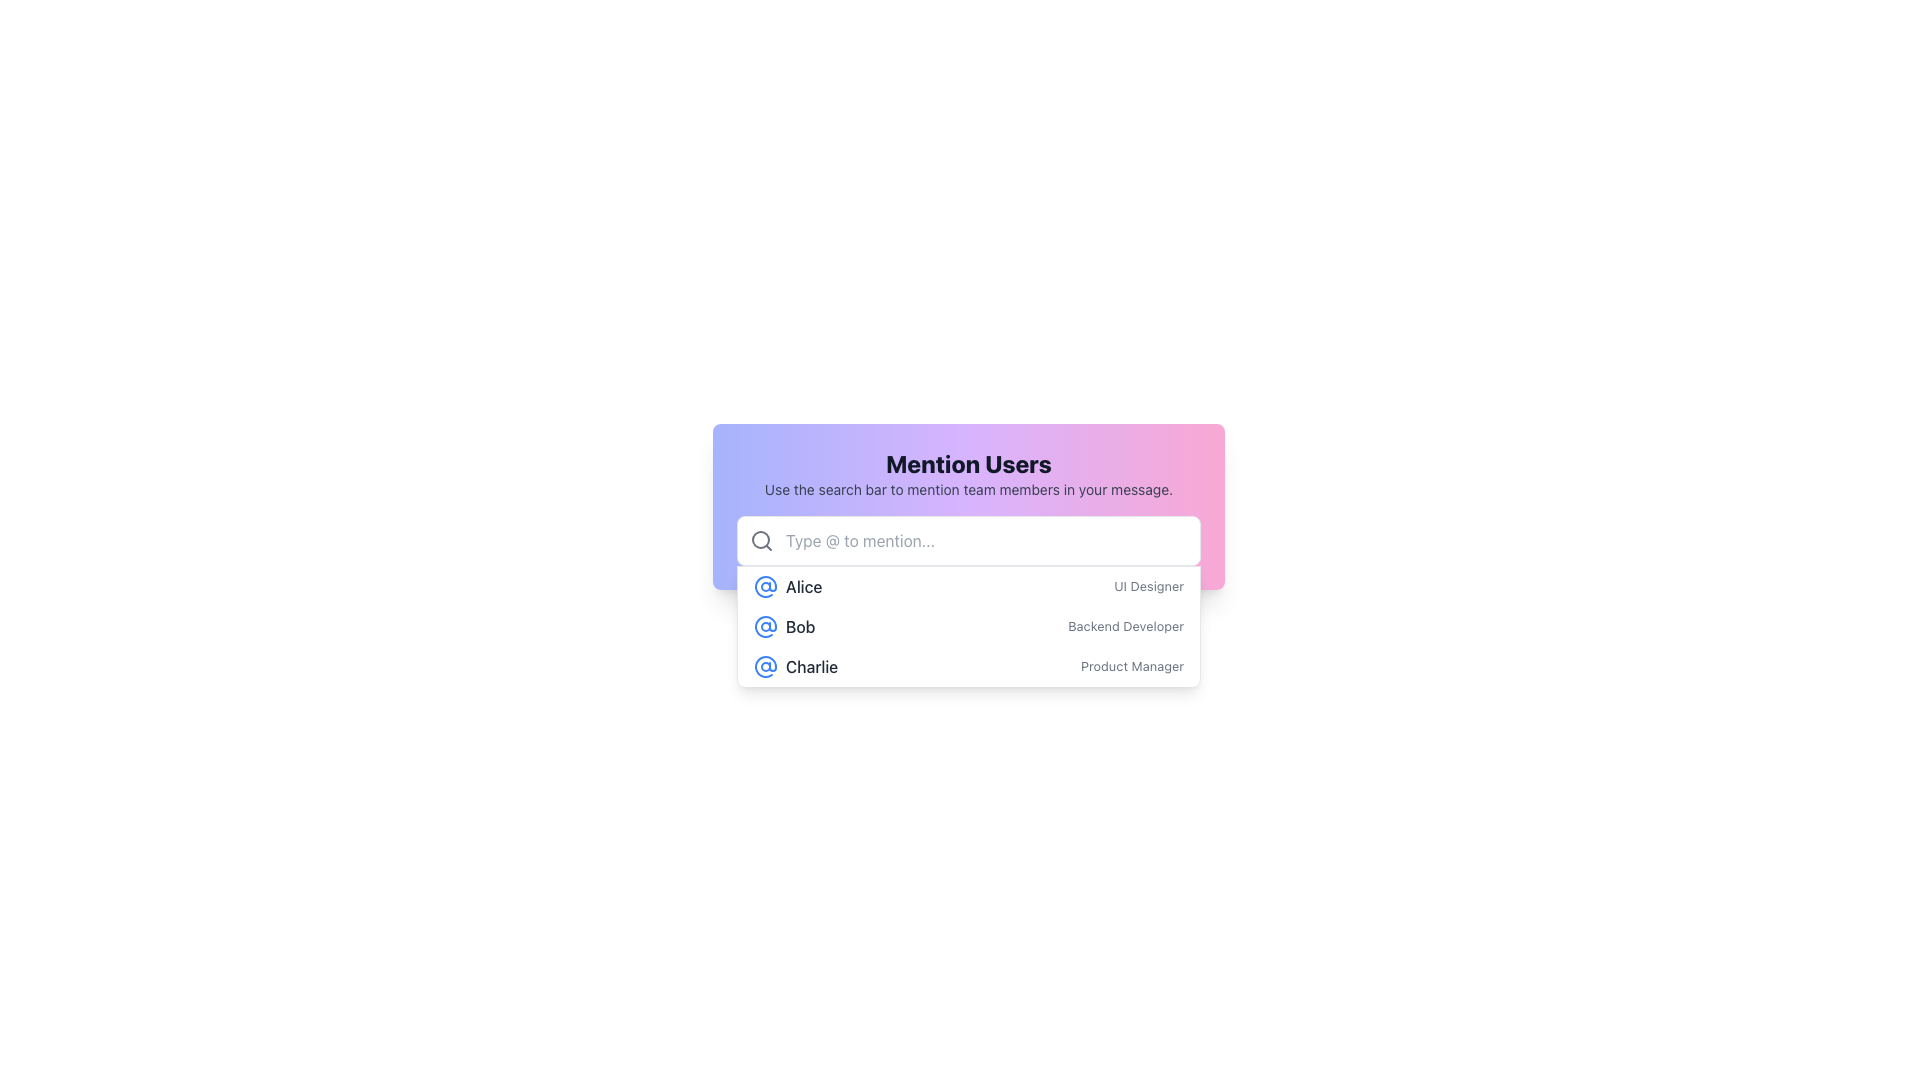 This screenshot has width=1920, height=1080. What do you see at coordinates (795, 667) in the screenshot?
I see `the text label representing 'Charlie' in the user list interface, which is located next to the blue @ icon and above the text 'Product Manager'` at bounding box center [795, 667].